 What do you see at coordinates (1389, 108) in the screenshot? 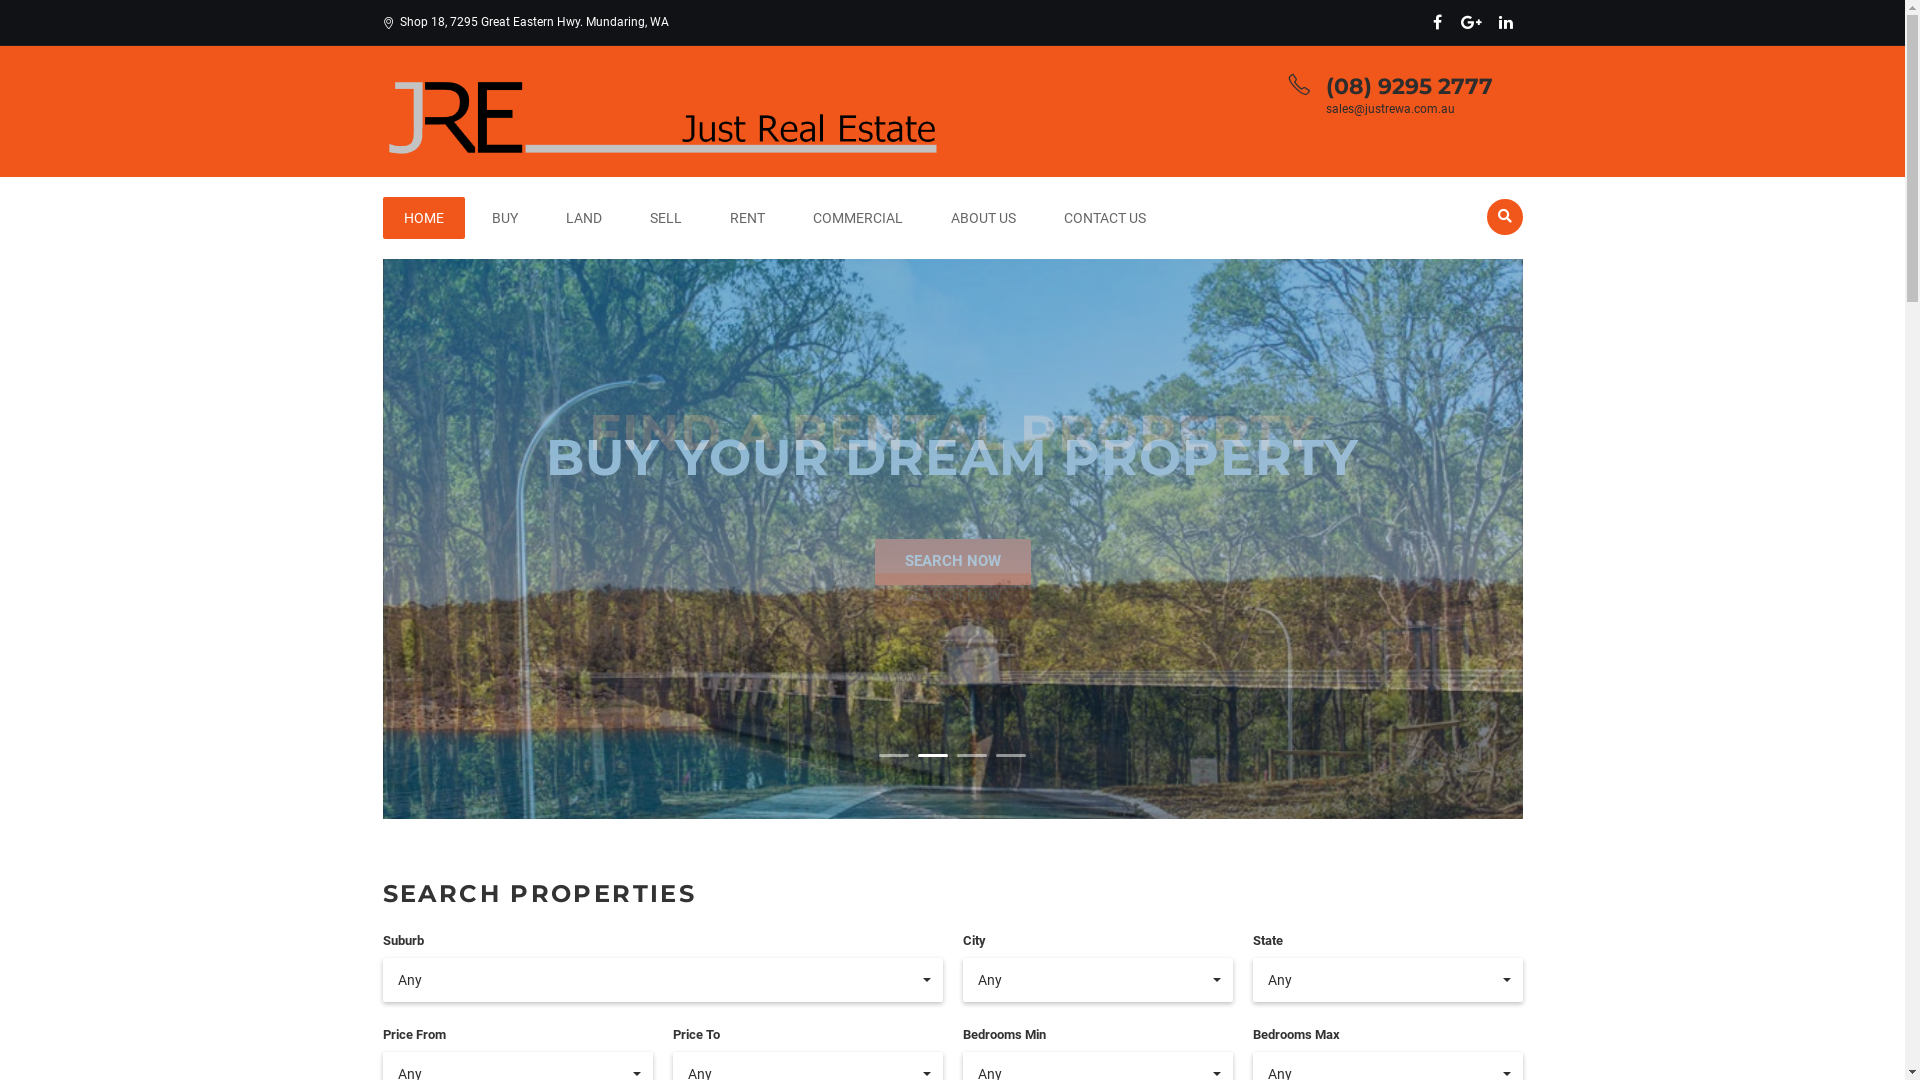
I see `'sales@justrewa.com.au'` at bounding box center [1389, 108].